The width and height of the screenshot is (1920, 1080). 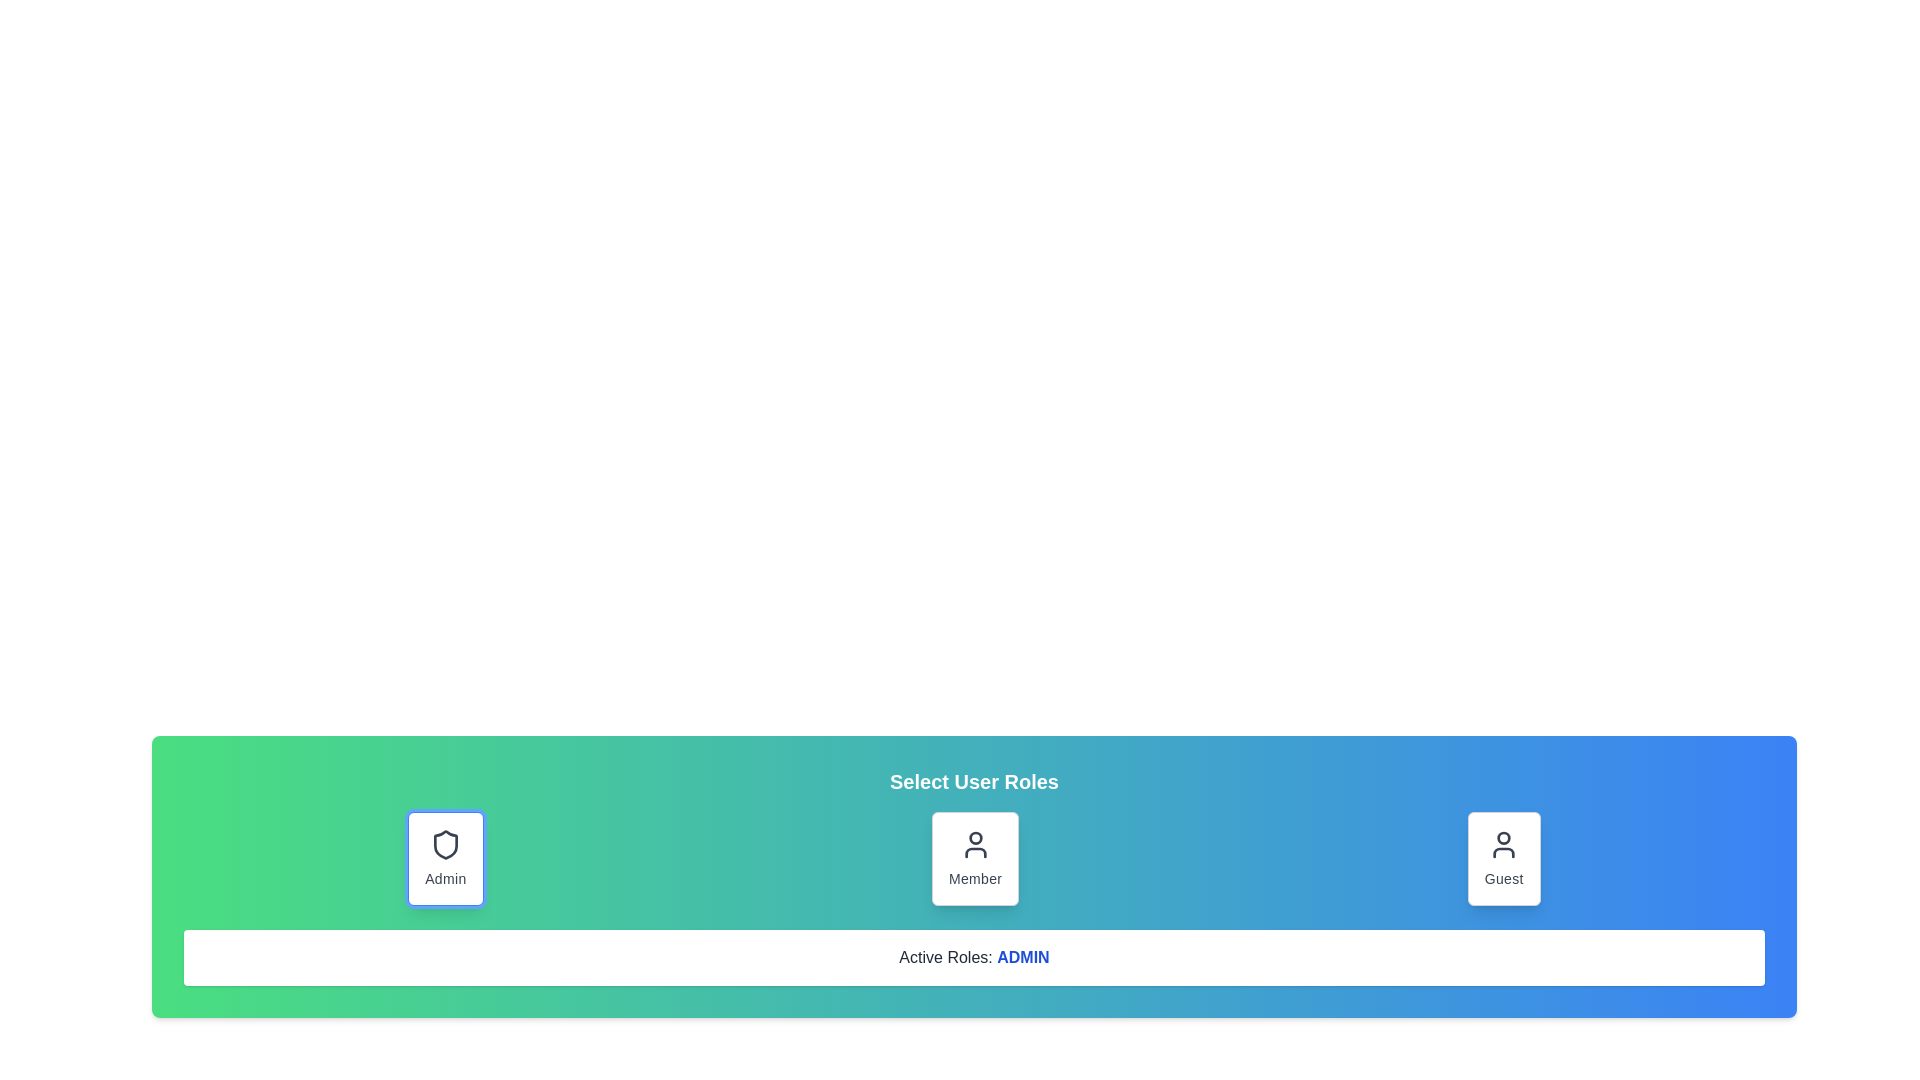 I want to click on the role button Guest to inspect its hover and focus effects, so click(x=1504, y=858).